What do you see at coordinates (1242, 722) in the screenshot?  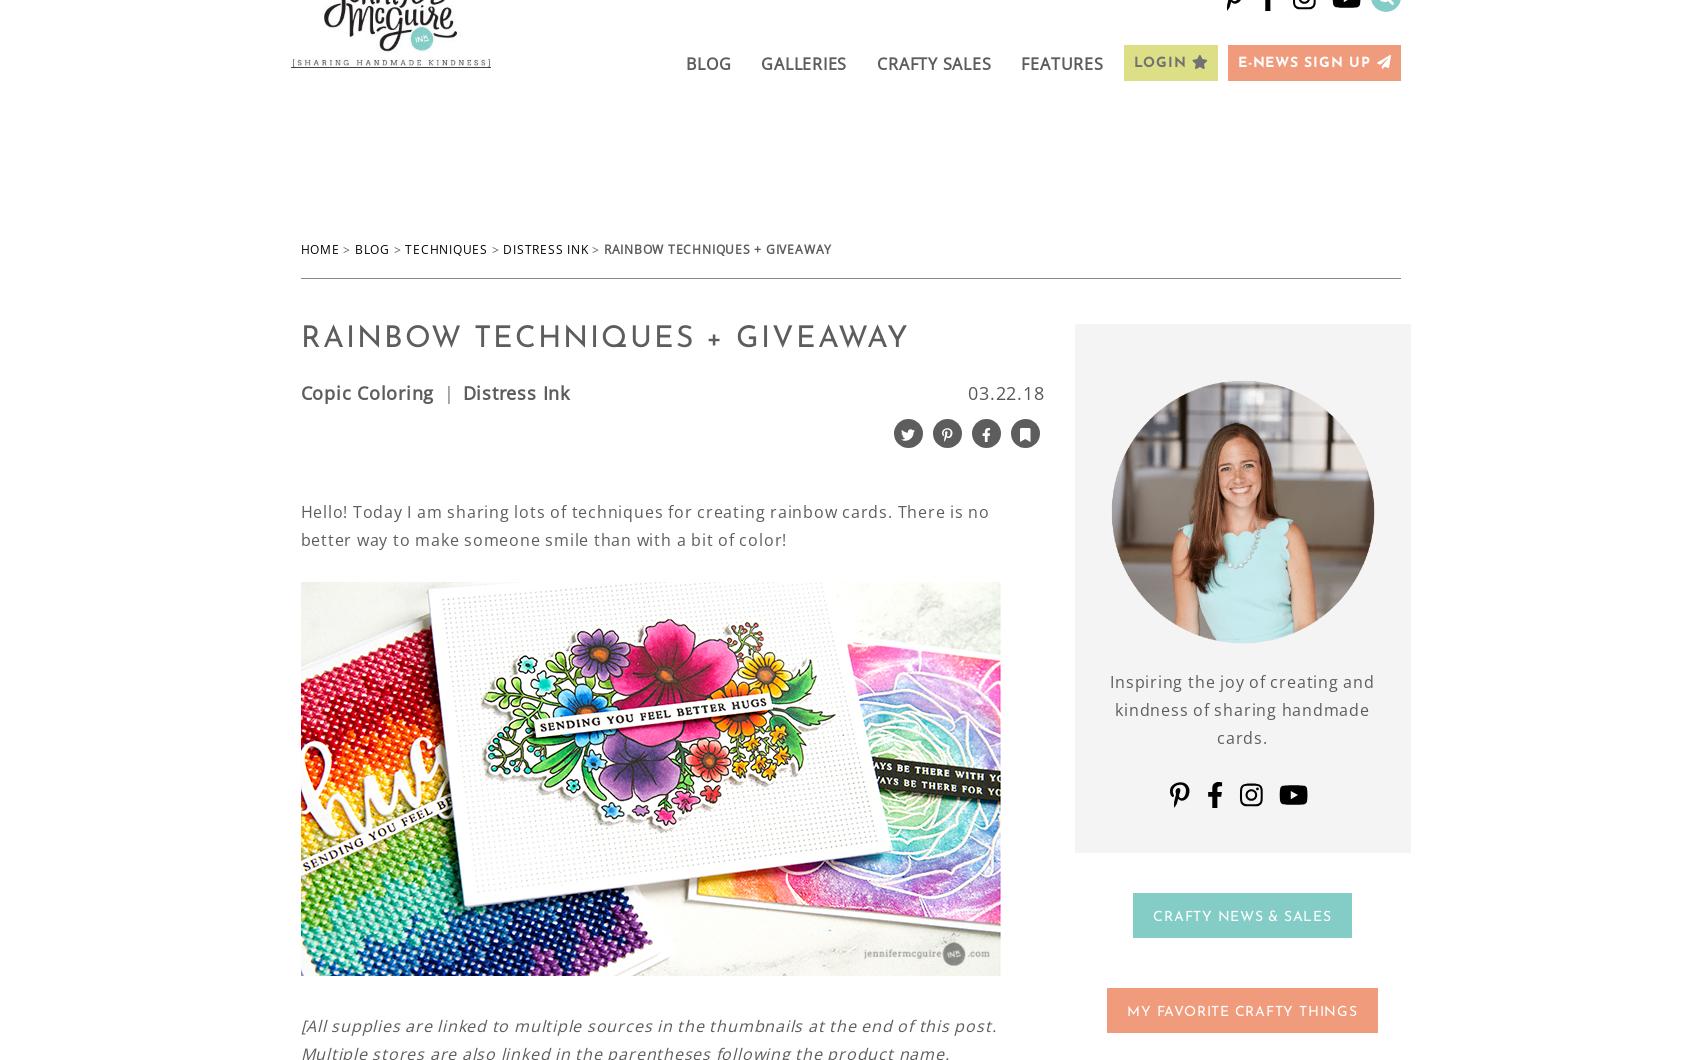 I see `'kindness of sharing handmade cards.'` at bounding box center [1242, 722].